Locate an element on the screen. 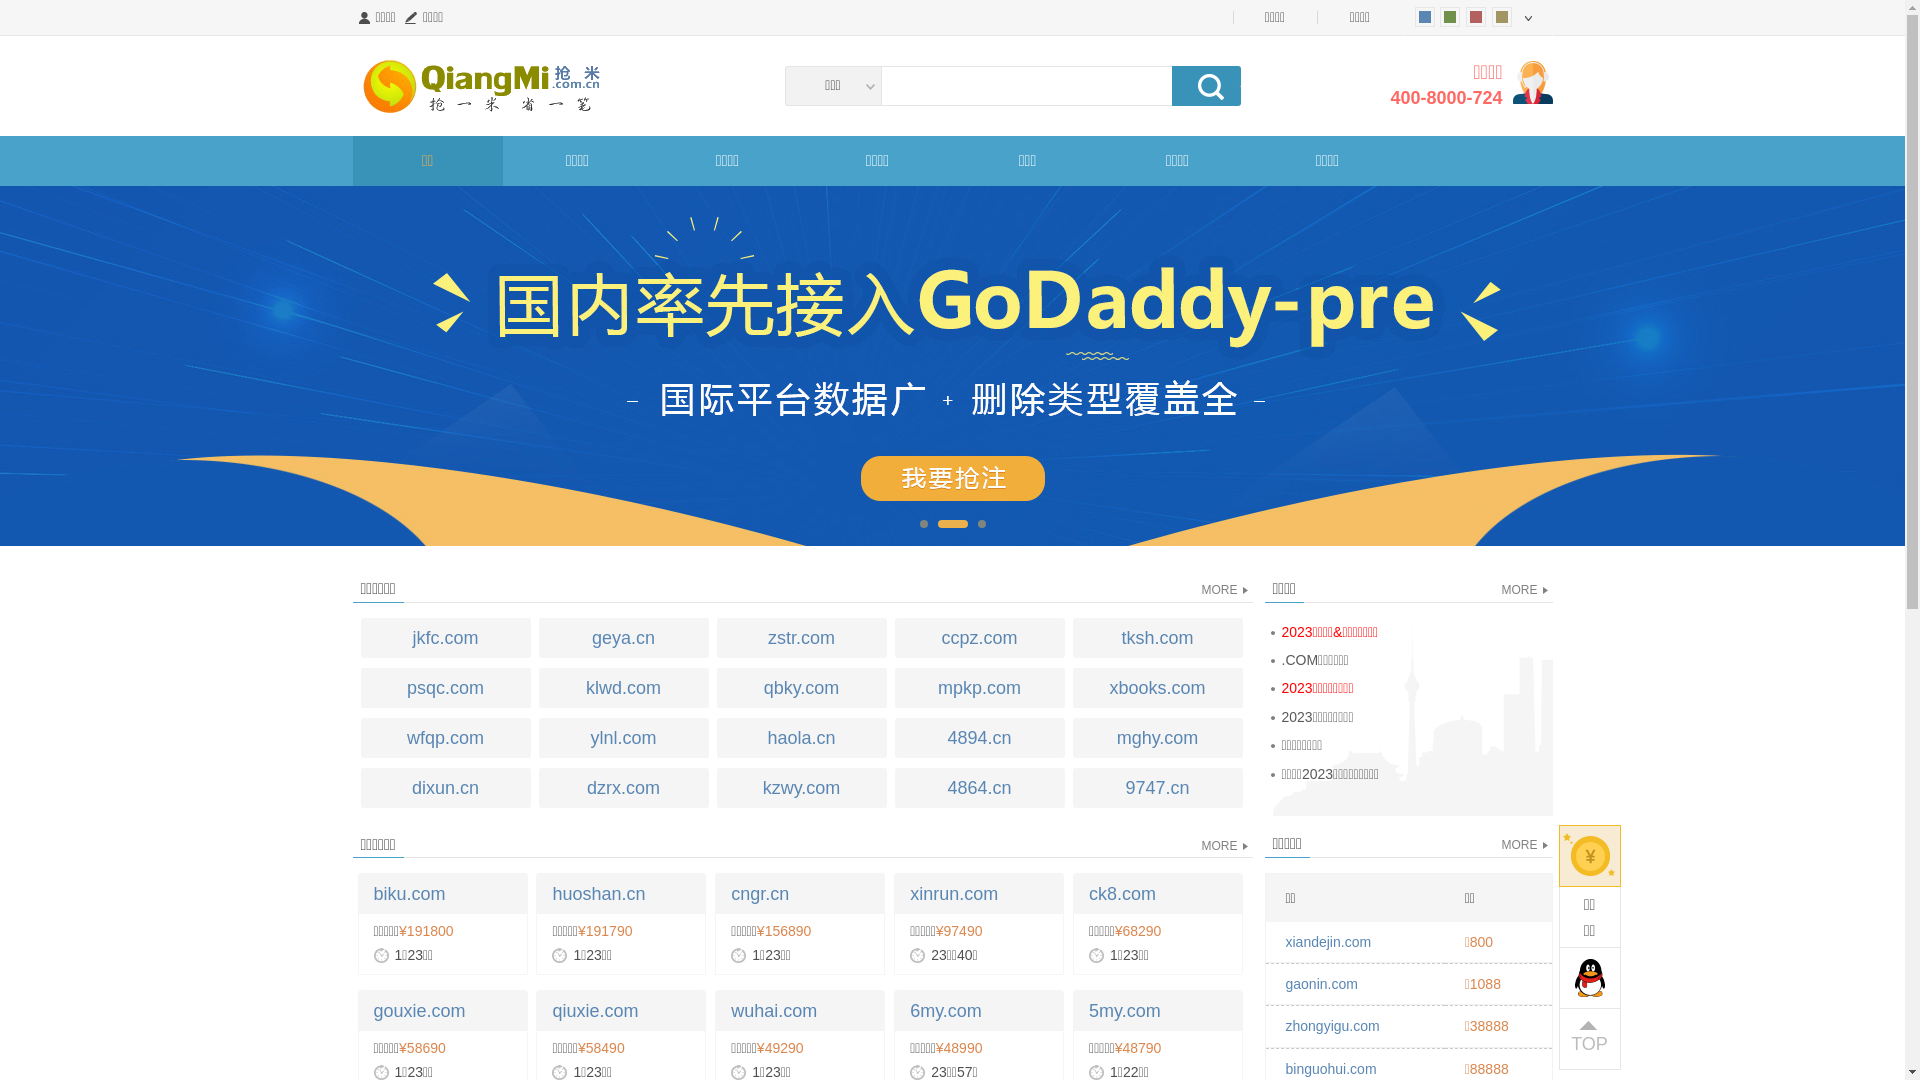 This screenshot has height=1080, width=1920. 'kzwy.com' is located at coordinates (801, 786).